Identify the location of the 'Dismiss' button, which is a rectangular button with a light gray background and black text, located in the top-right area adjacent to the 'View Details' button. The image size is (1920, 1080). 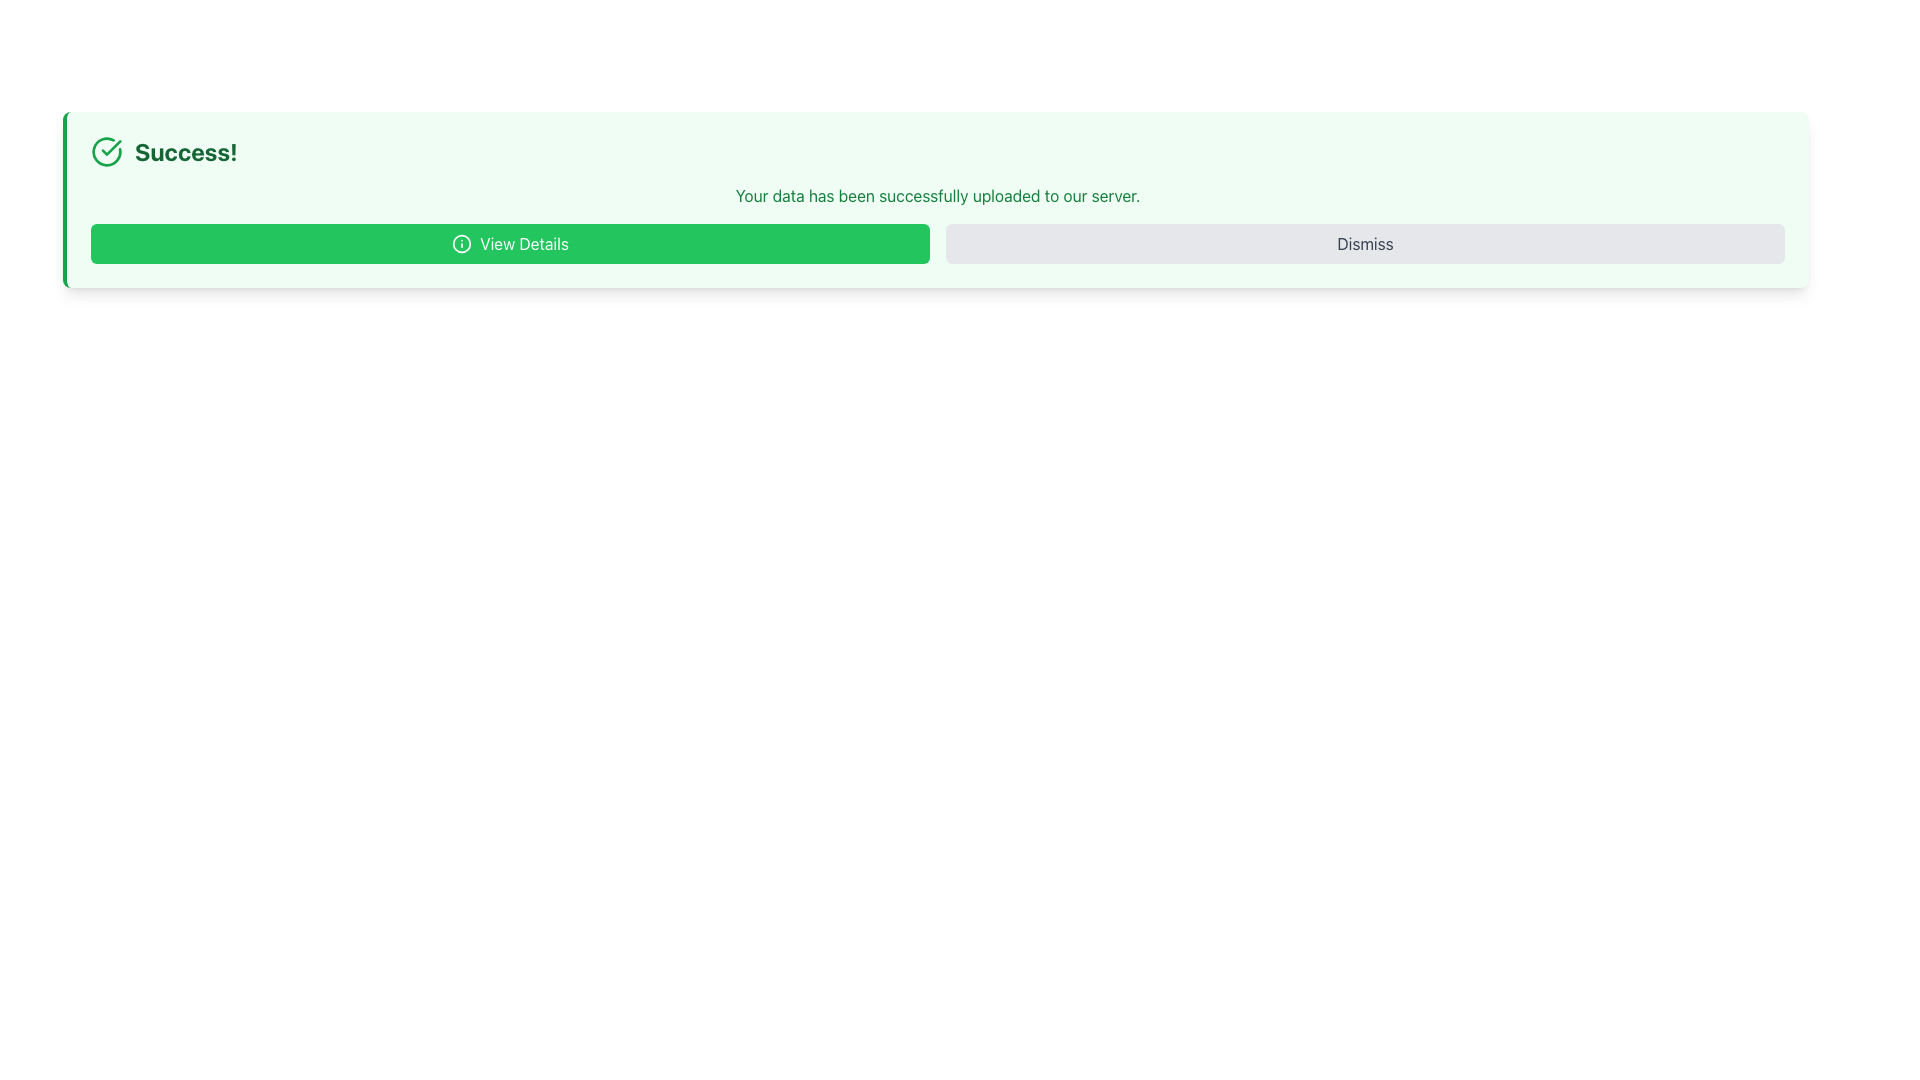
(1364, 242).